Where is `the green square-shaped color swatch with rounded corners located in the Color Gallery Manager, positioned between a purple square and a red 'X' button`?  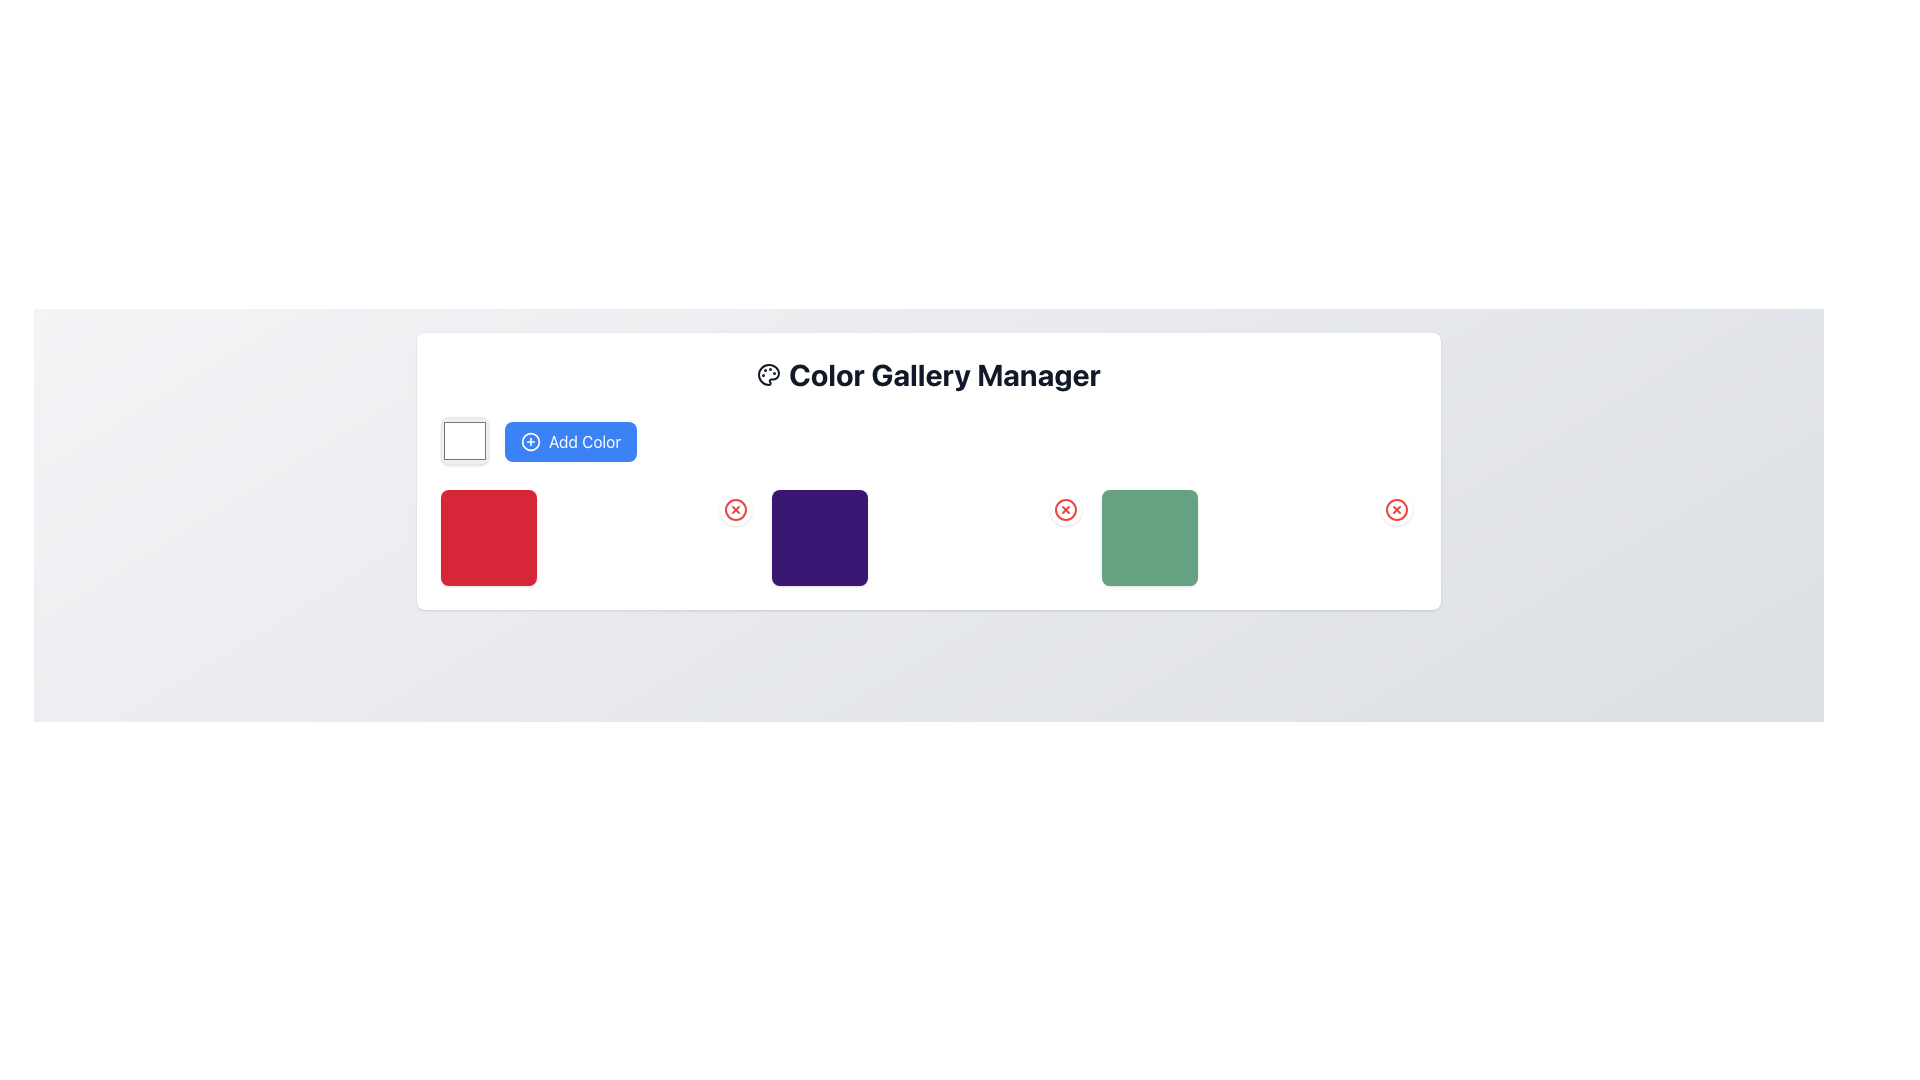
the green square-shaped color swatch with rounded corners located in the Color Gallery Manager, positioned between a purple square and a red 'X' button is located at coordinates (1150, 536).